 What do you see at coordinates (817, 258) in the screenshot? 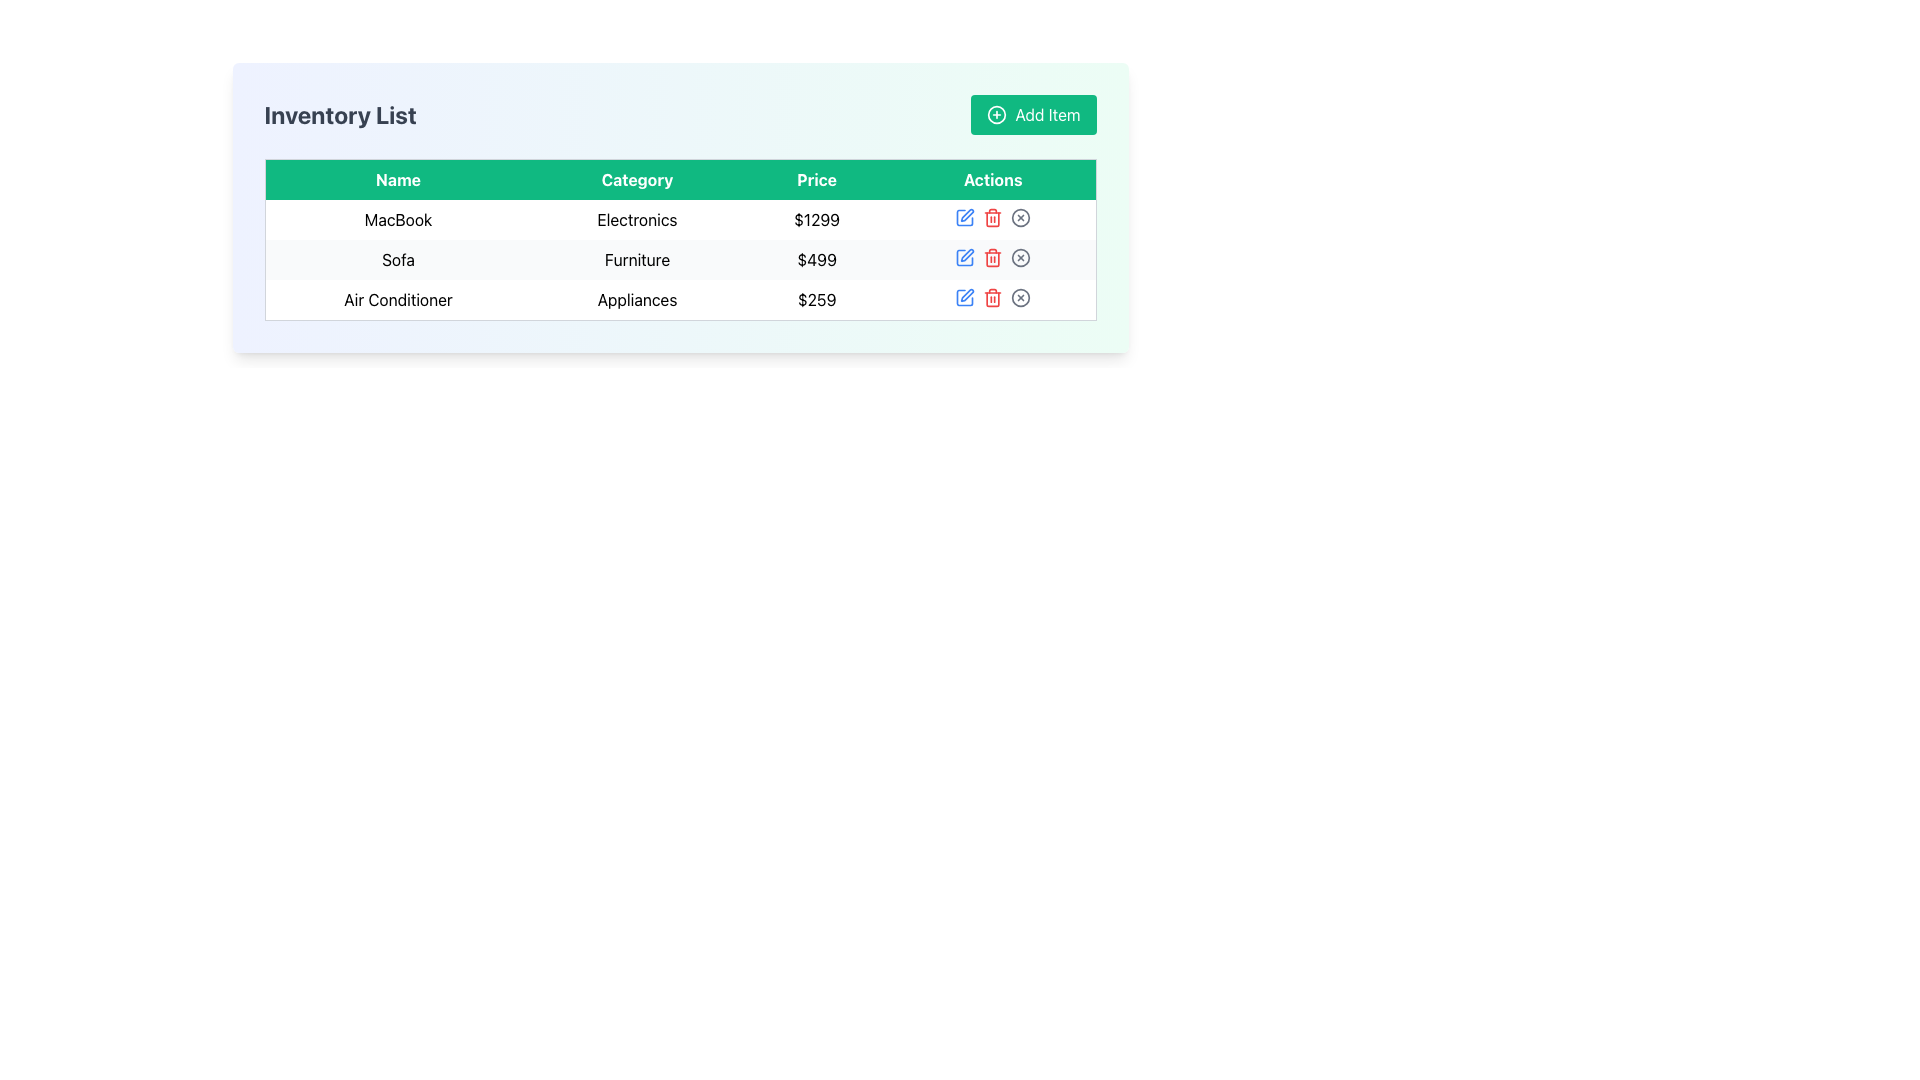
I see `the Text Display containing the price '$499' in bold, black font, which is the third column in the table row for the 'Sofa' product` at bounding box center [817, 258].